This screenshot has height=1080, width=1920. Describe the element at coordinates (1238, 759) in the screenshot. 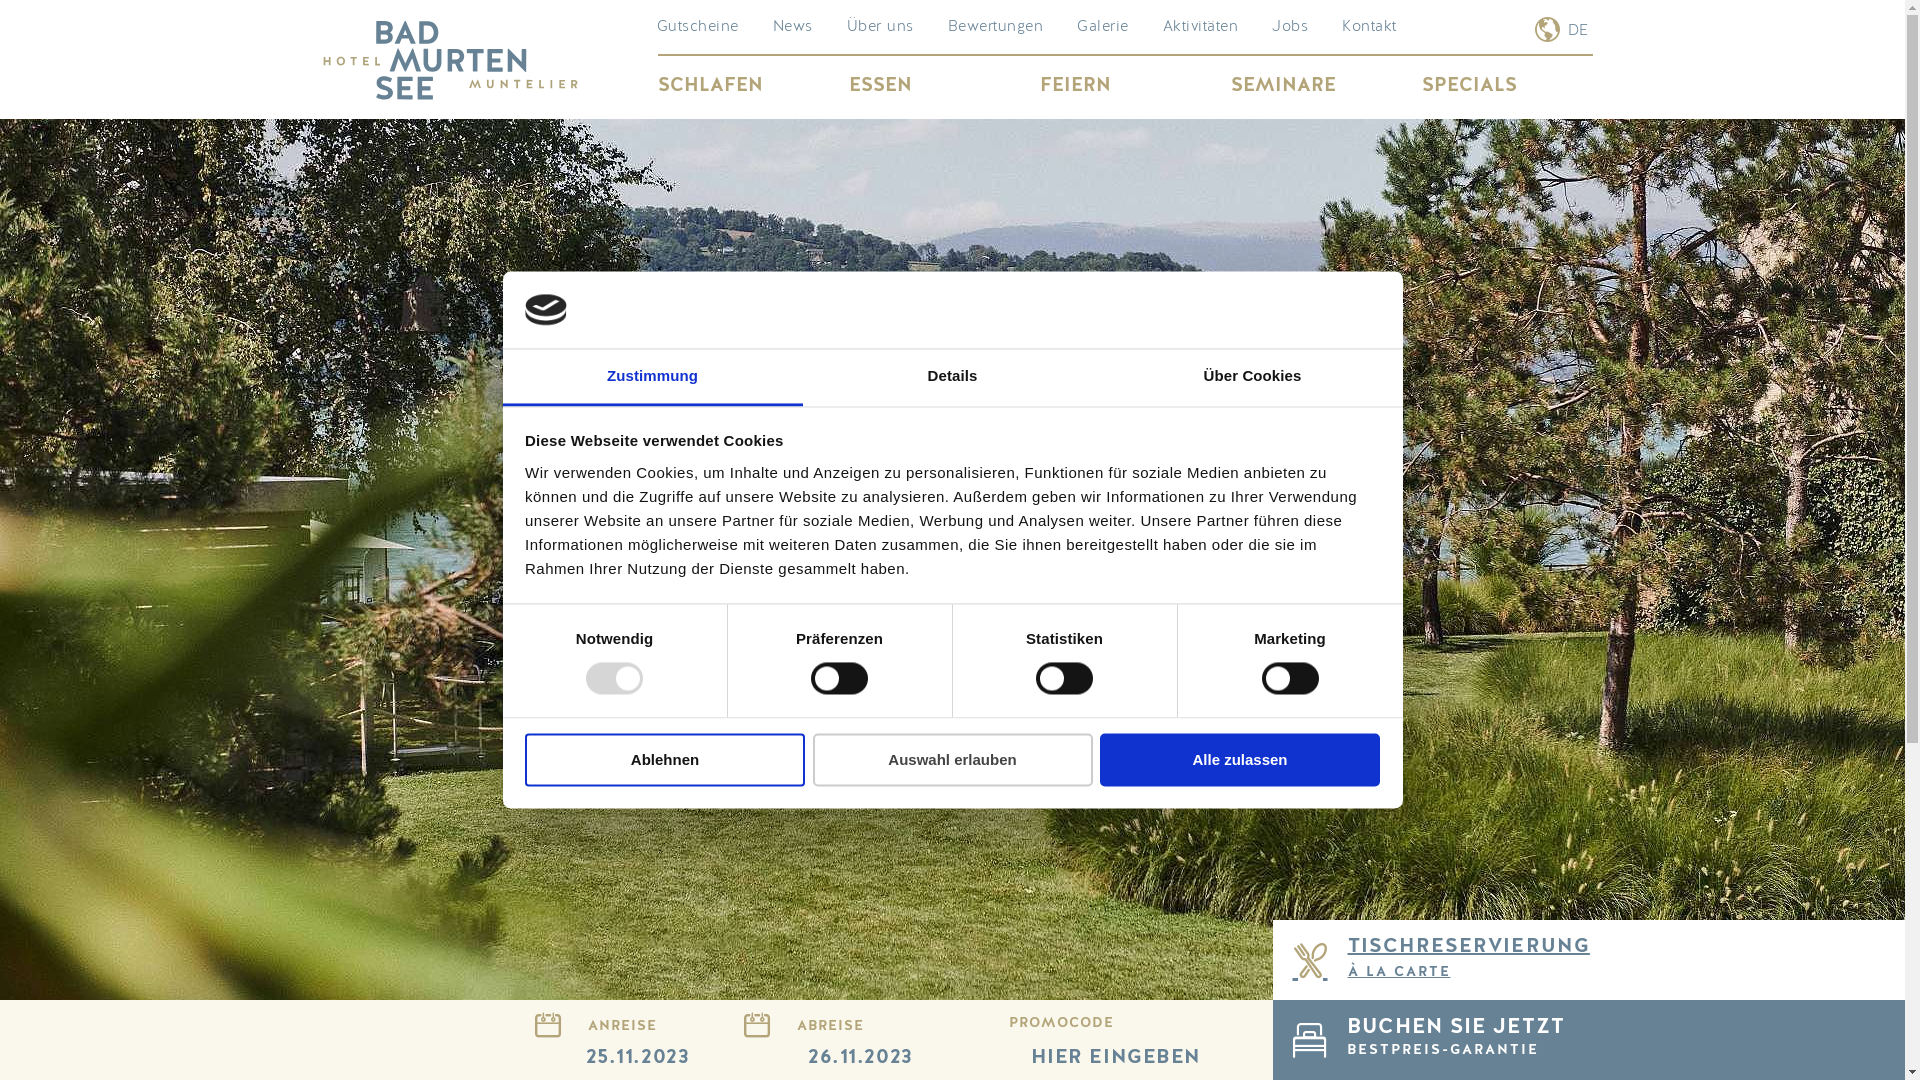

I see `'Alle zulassen'` at that location.